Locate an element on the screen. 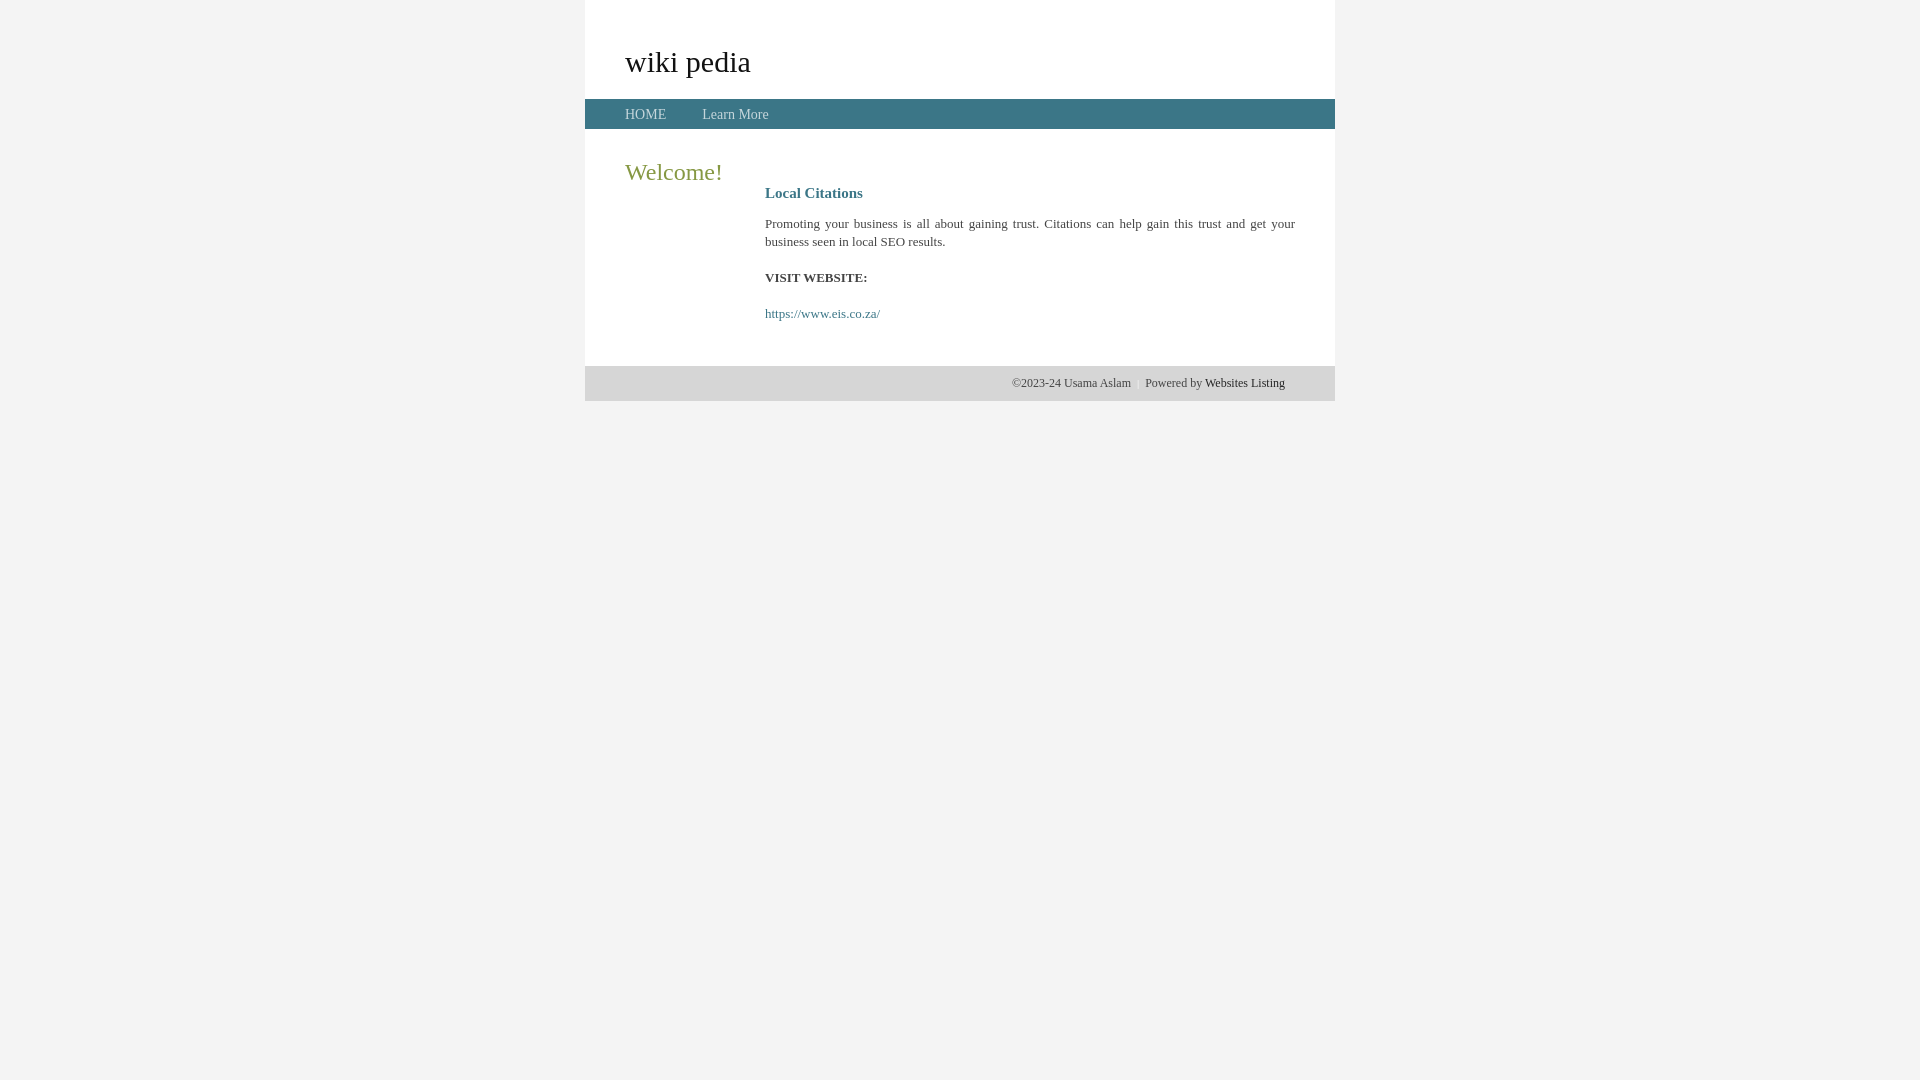 The width and height of the screenshot is (1920, 1080). 'Learn More' is located at coordinates (733, 114).